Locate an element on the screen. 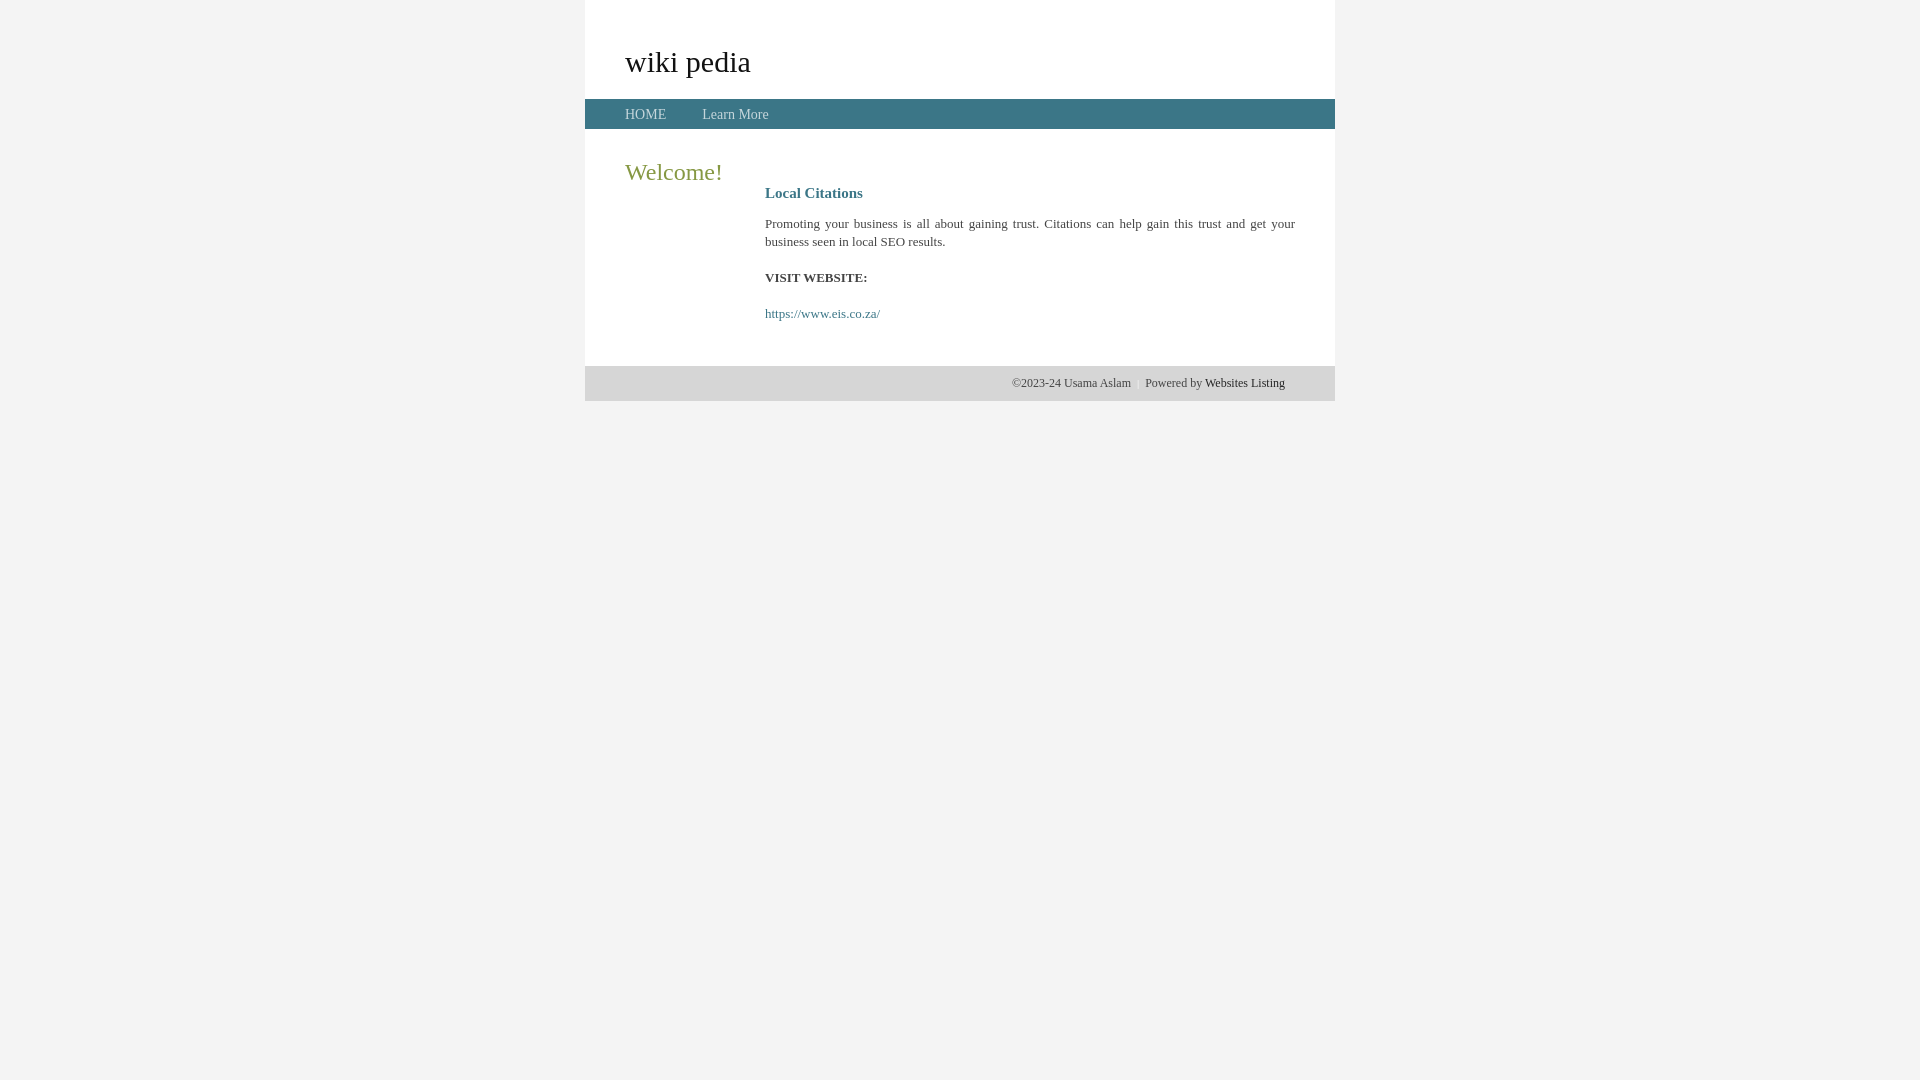 The width and height of the screenshot is (1920, 1080). 'Learn More' is located at coordinates (733, 114).